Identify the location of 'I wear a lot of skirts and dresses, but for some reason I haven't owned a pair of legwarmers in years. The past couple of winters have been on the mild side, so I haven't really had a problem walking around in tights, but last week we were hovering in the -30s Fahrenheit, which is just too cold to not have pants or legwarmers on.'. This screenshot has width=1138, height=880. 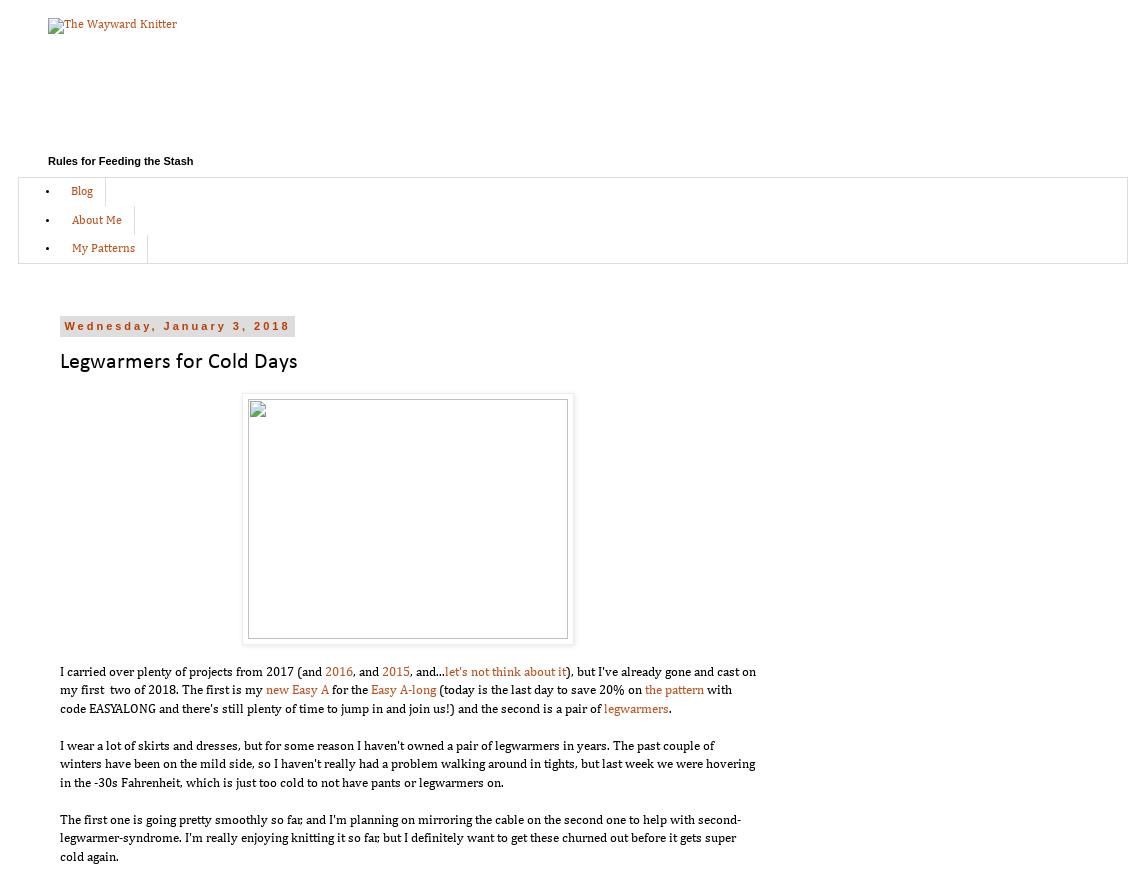
(406, 763).